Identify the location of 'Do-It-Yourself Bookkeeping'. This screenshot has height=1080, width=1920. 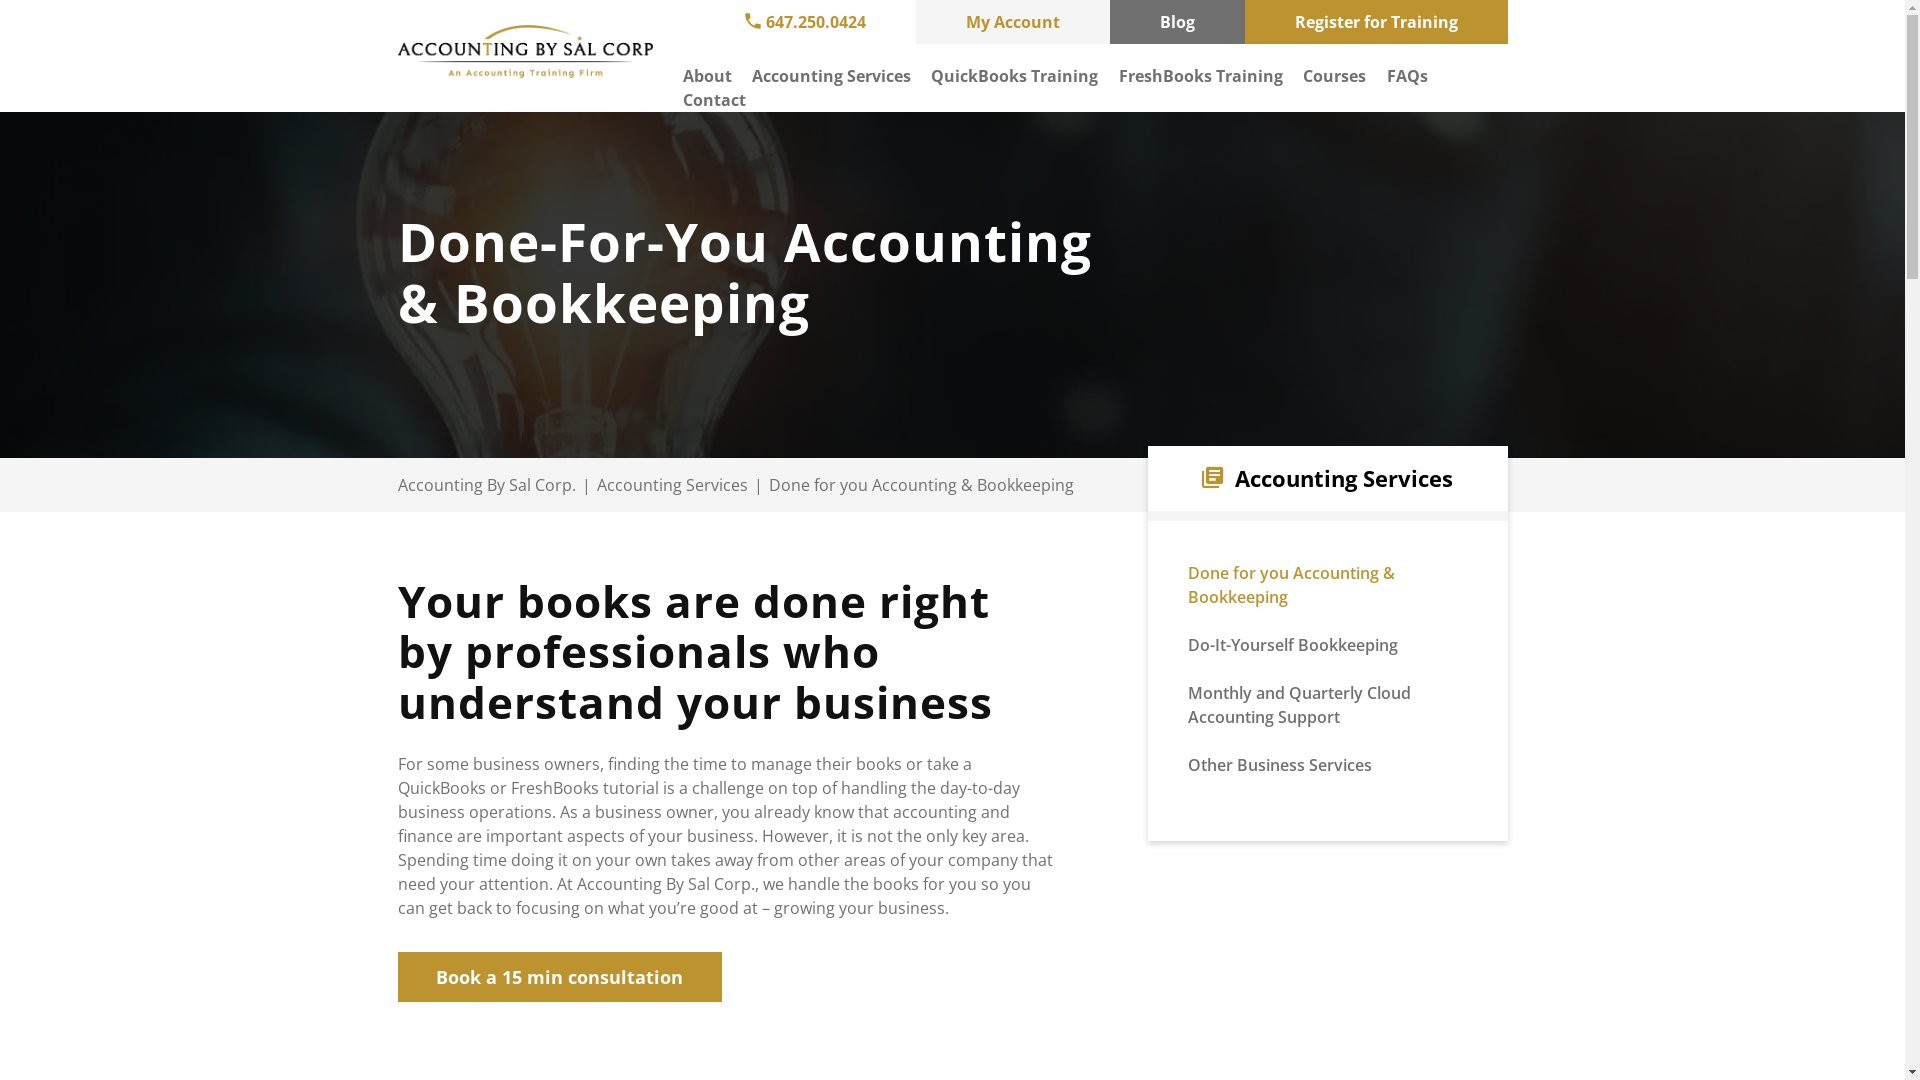
(1188, 644).